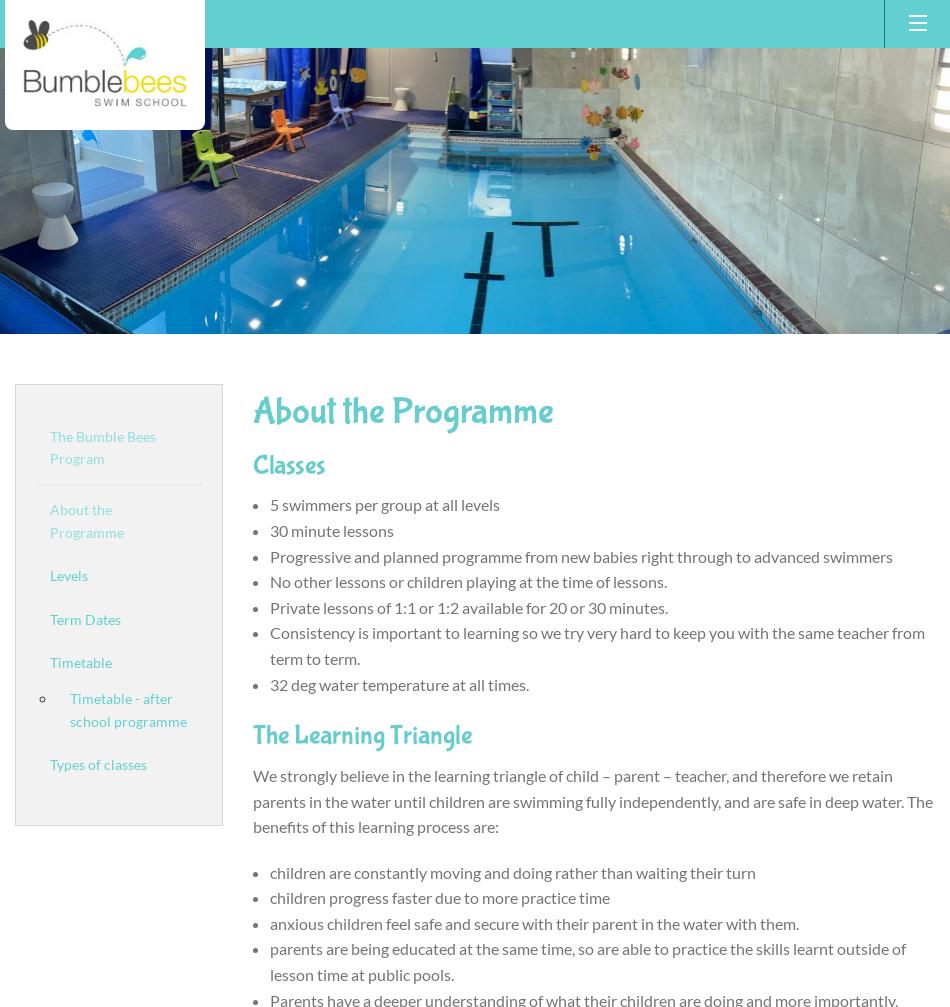  What do you see at coordinates (360, 734) in the screenshot?
I see `'The Learning Triangle'` at bounding box center [360, 734].